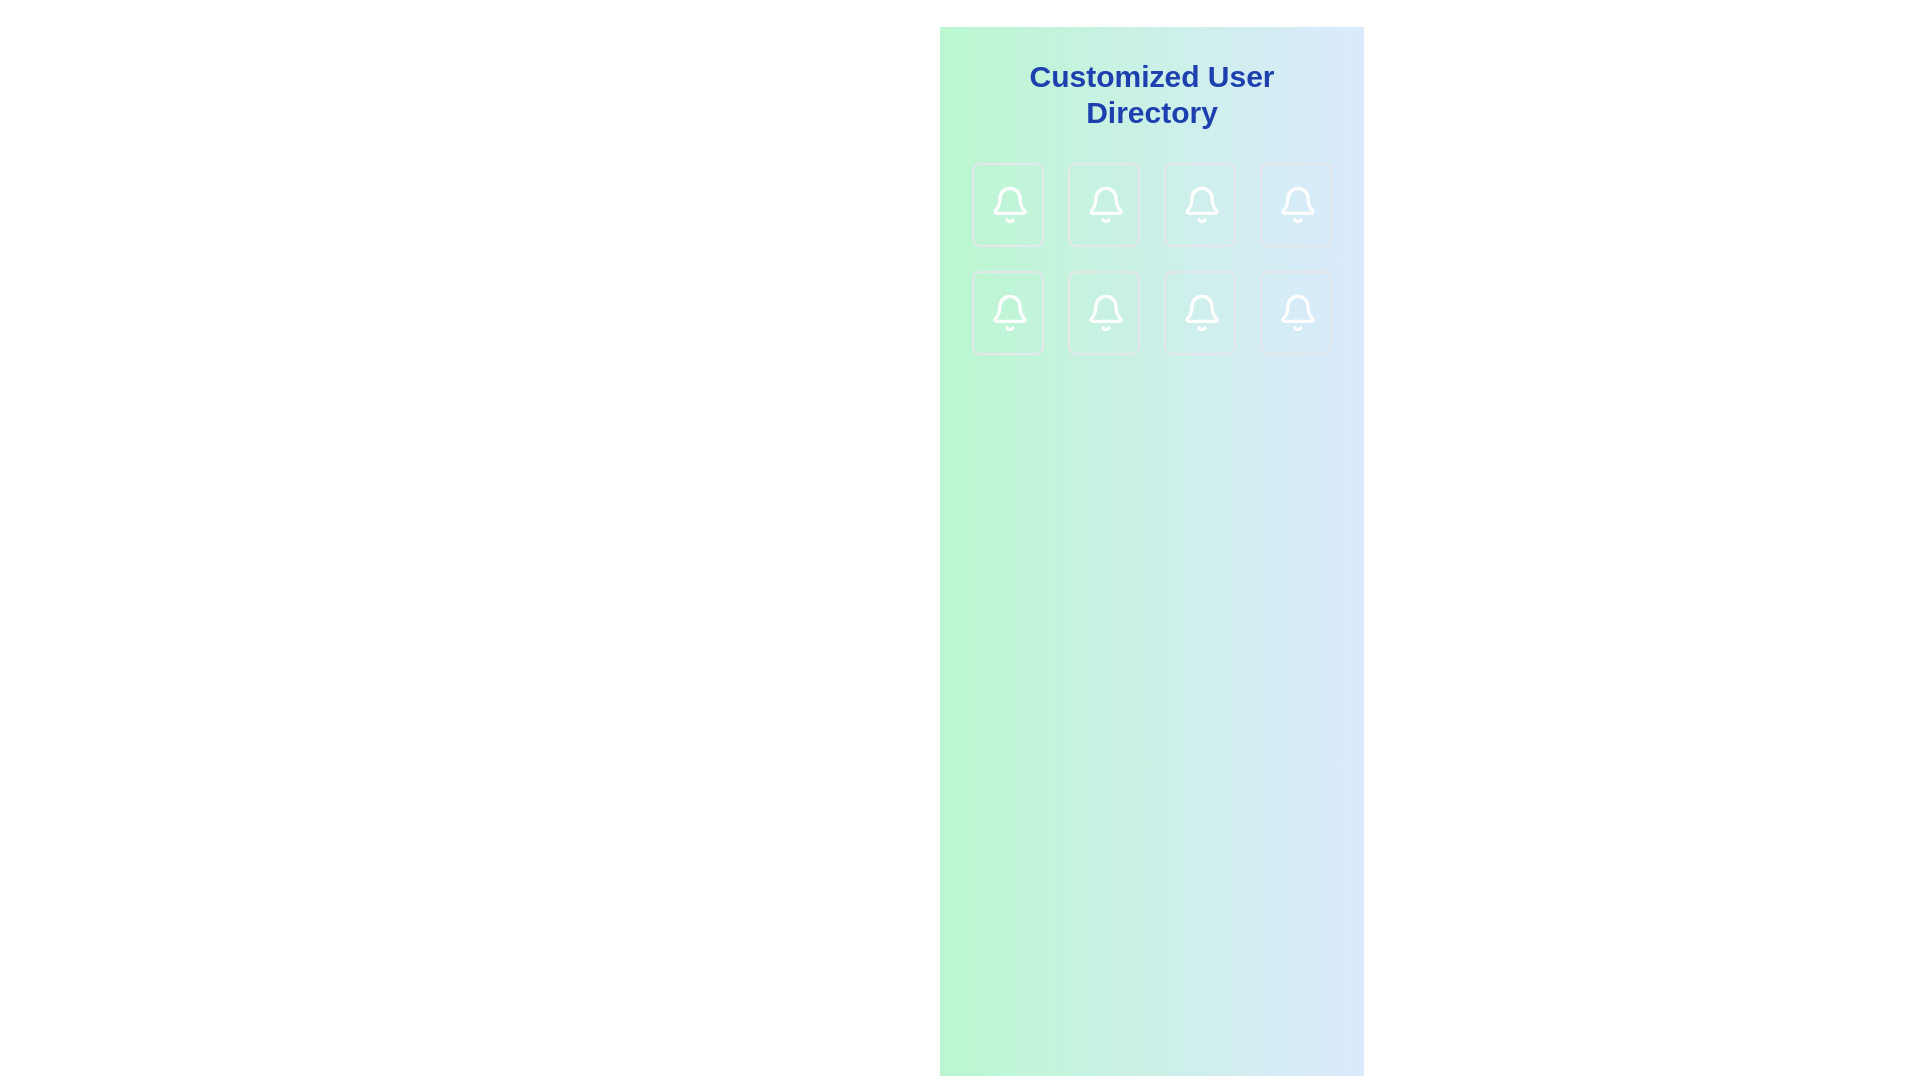 This screenshot has height=1080, width=1920. What do you see at coordinates (1104, 200) in the screenshot?
I see `the bell icon in the second column of the first row` at bounding box center [1104, 200].